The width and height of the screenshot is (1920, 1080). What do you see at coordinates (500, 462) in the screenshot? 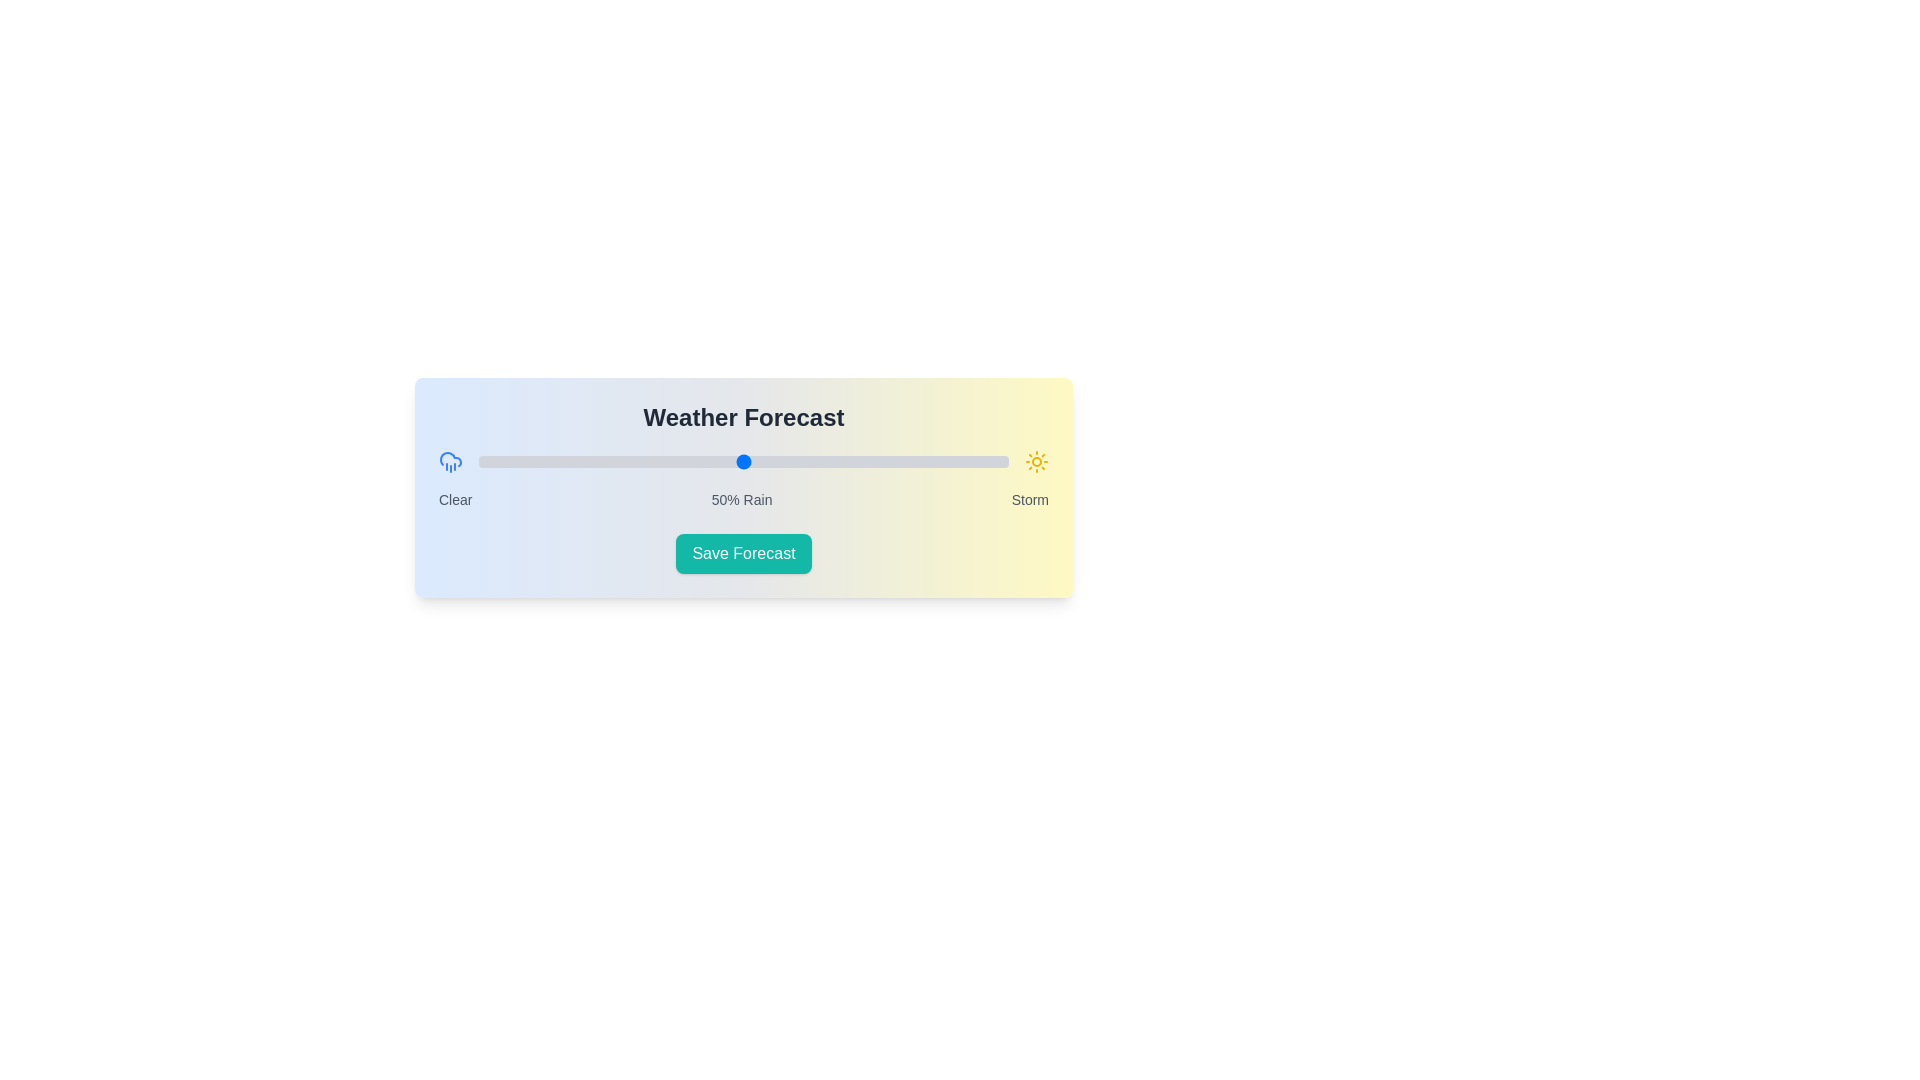
I see `the slider to set the rain probability to 4%` at bounding box center [500, 462].